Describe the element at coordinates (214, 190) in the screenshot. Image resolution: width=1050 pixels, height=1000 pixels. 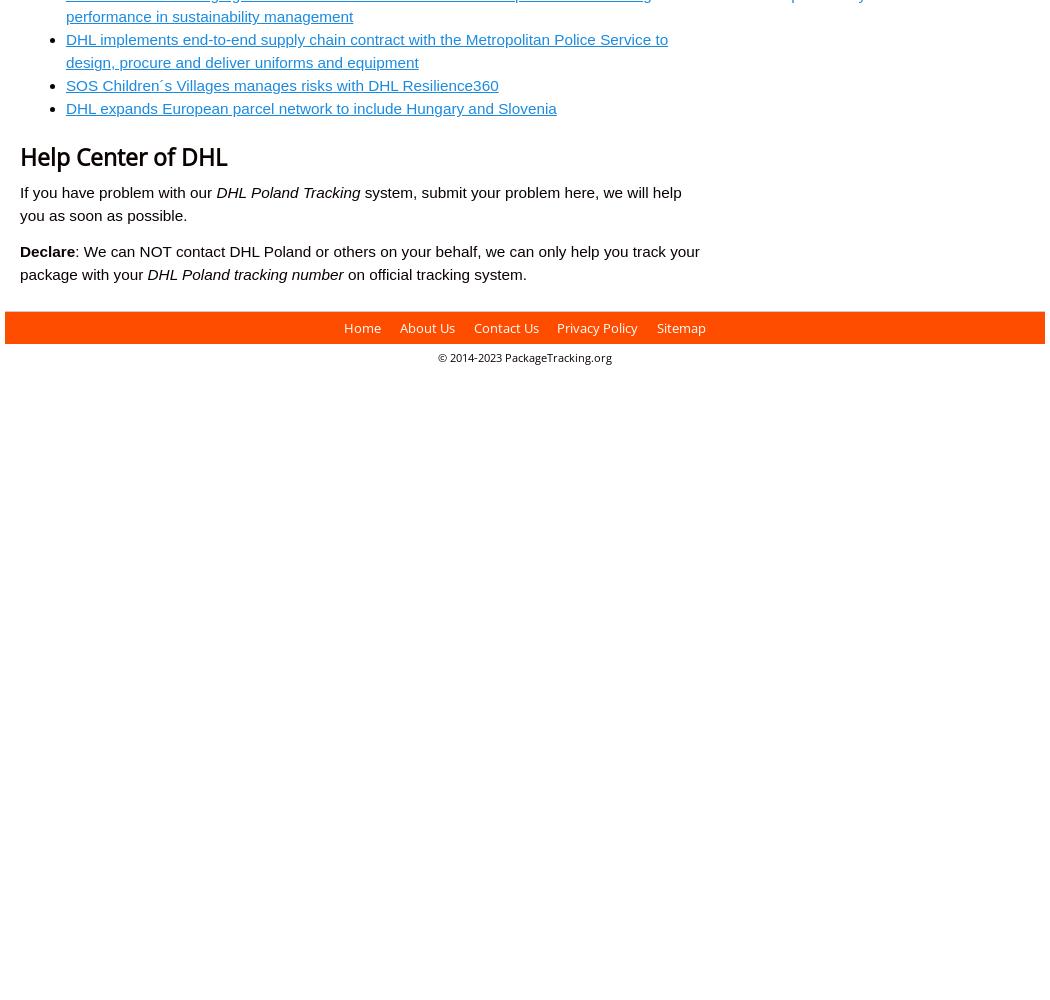
I see `'DHL Poland Tracking'` at that location.